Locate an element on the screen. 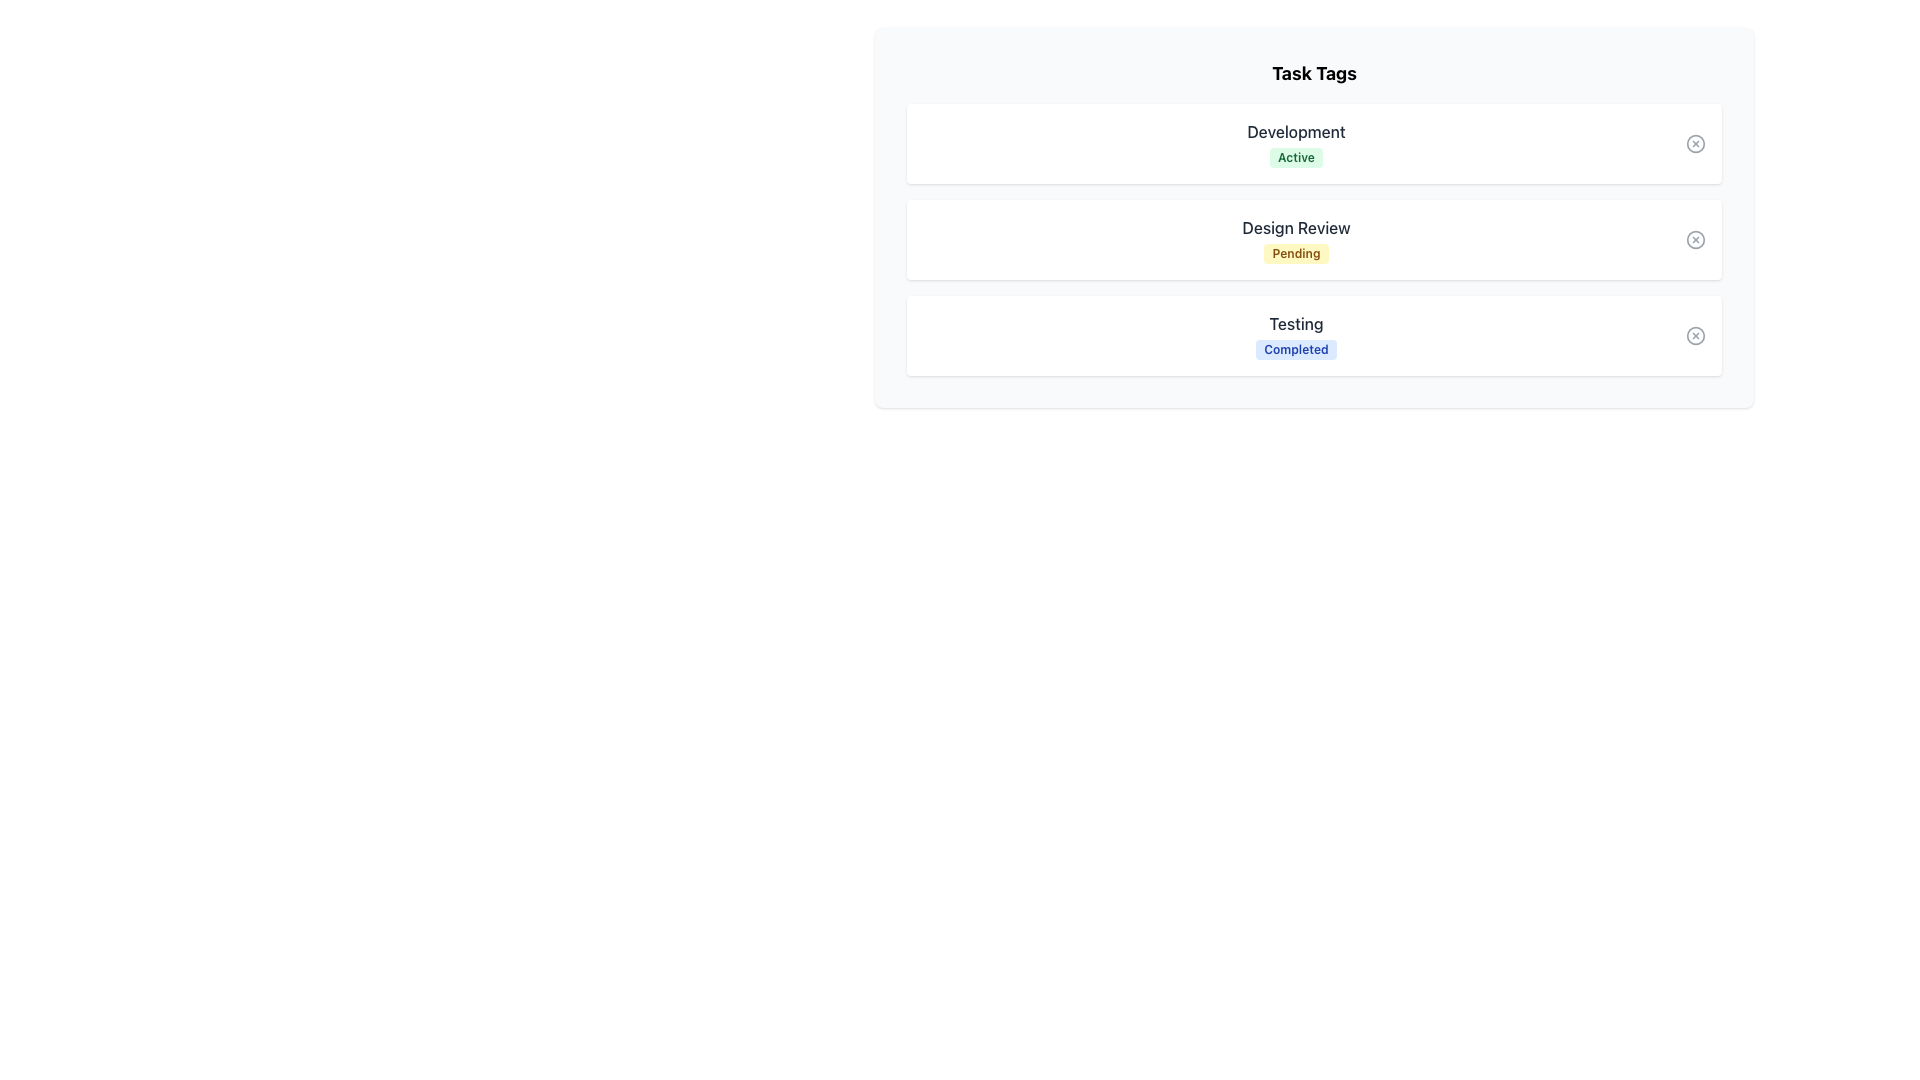 The image size is (1920, 1080). the status tag of the completed task labeled 'Testing' located in the third row of the 'Task Tags' section is located at coordinates (1296, 334).